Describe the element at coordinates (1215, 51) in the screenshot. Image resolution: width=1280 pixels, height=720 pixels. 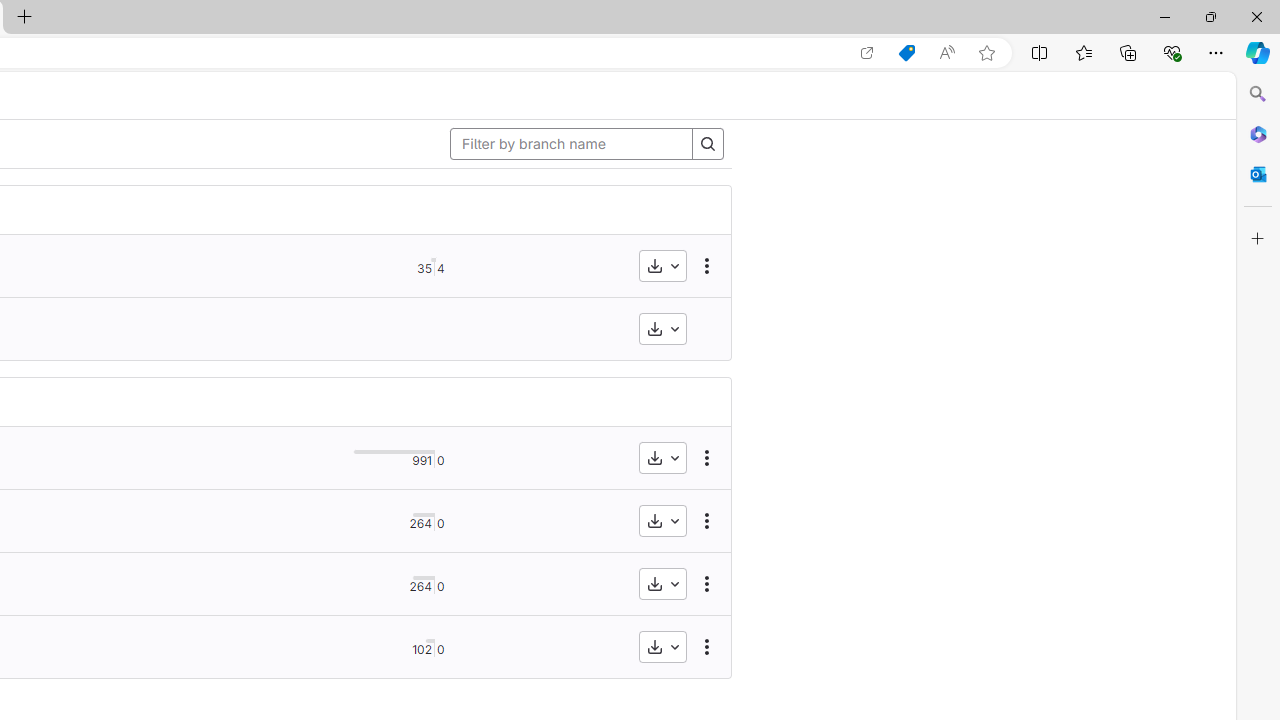
I see `'Settings and more (Alt+F)'` at that location.